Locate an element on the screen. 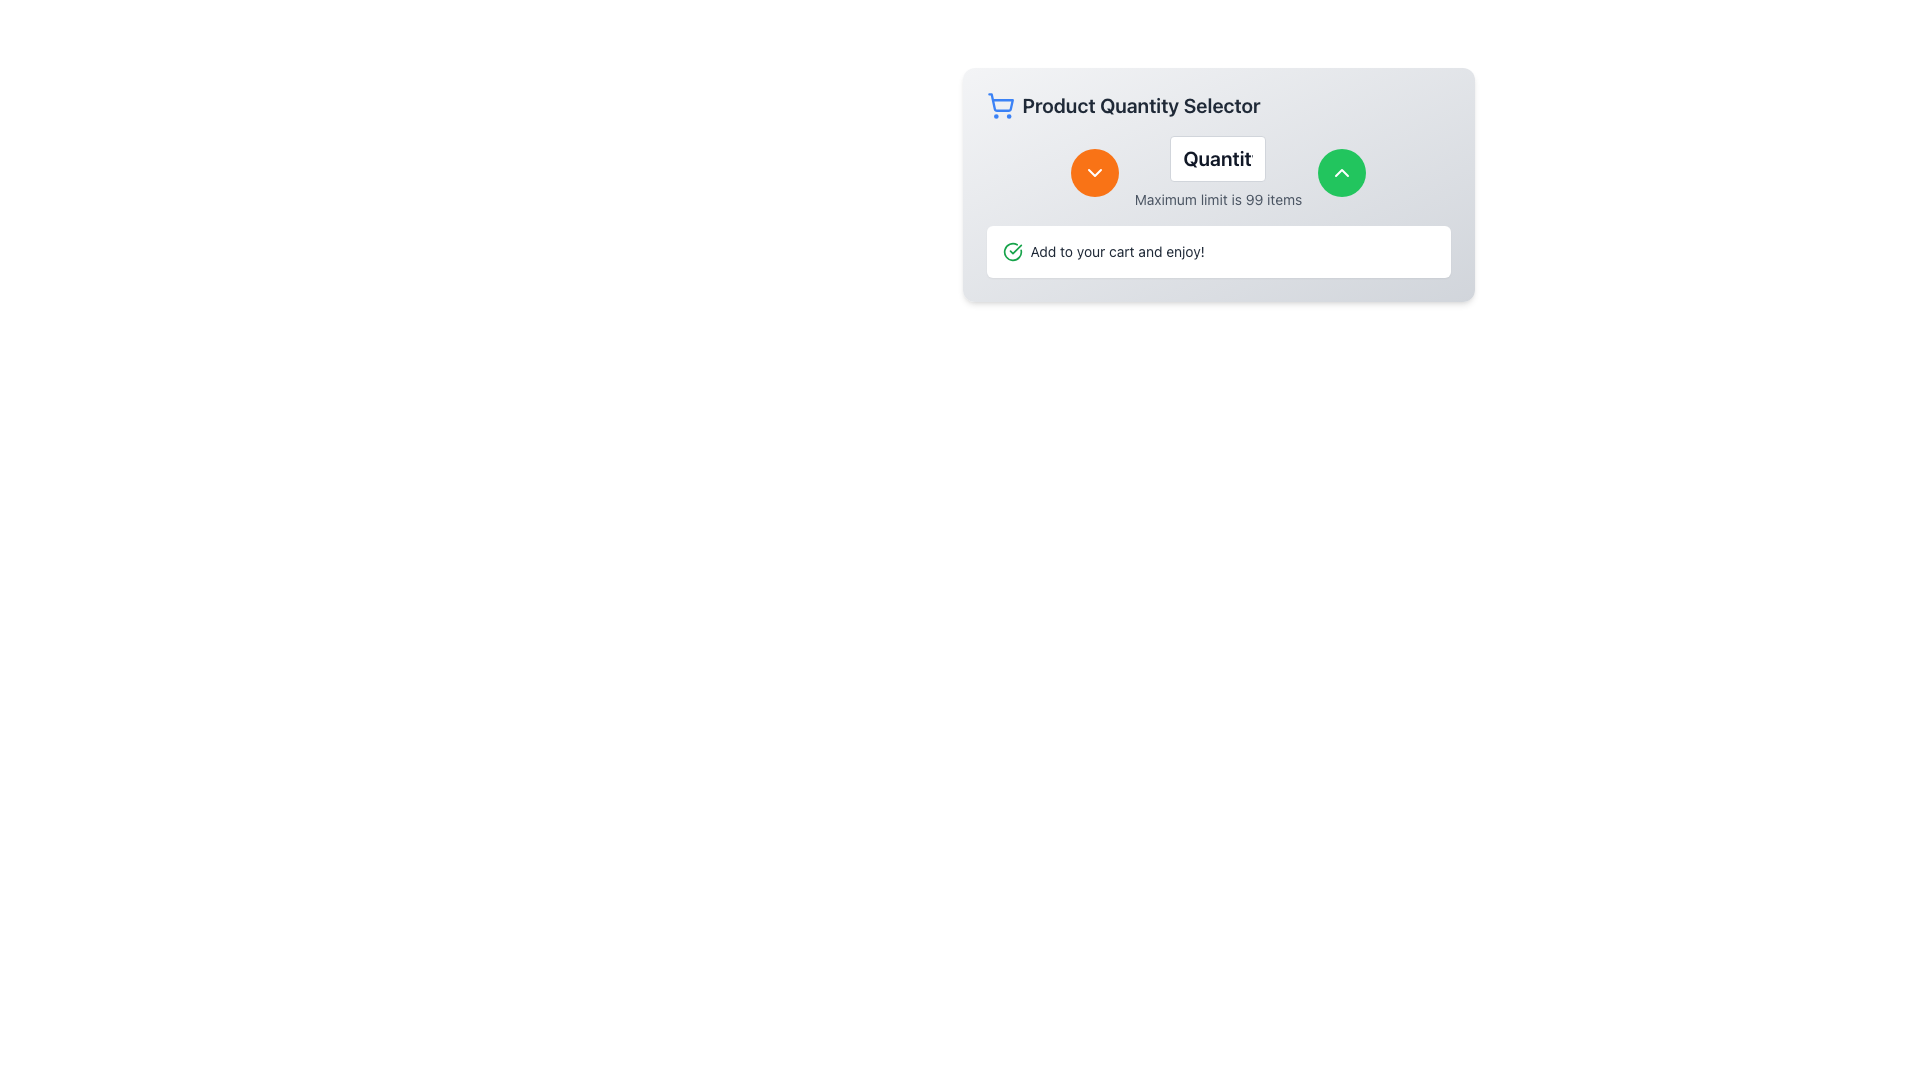 Image resolution: width=1920 pixels, height=1080 pixels. displayed information from the Static Text that informs users of the maximum allowable quantity below the quantity input field is located at coordinates (1217, 200).